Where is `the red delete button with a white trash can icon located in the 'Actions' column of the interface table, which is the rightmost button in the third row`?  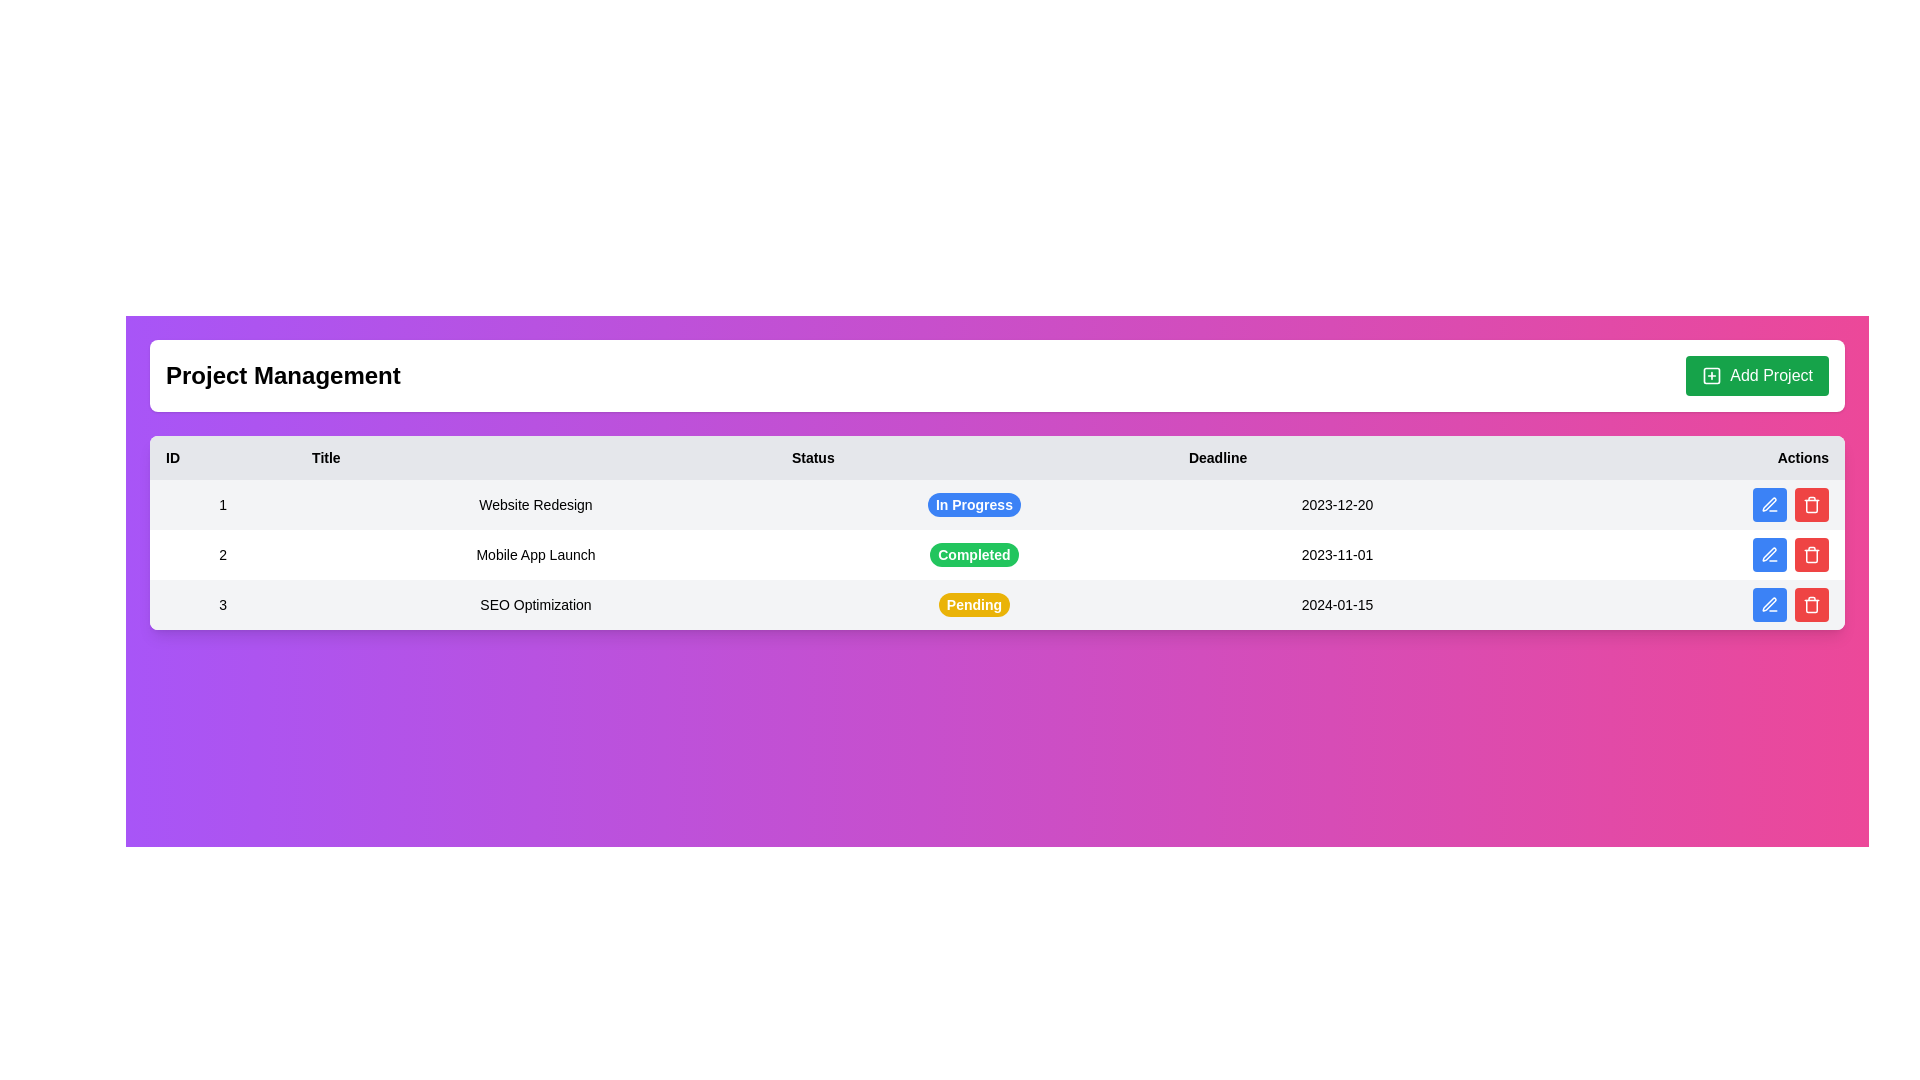
the red delete button with a white trash can icon located in the 'Actions' column of the interface table, which is the rightmost button in the third row is located at coordinates (1811, 504).